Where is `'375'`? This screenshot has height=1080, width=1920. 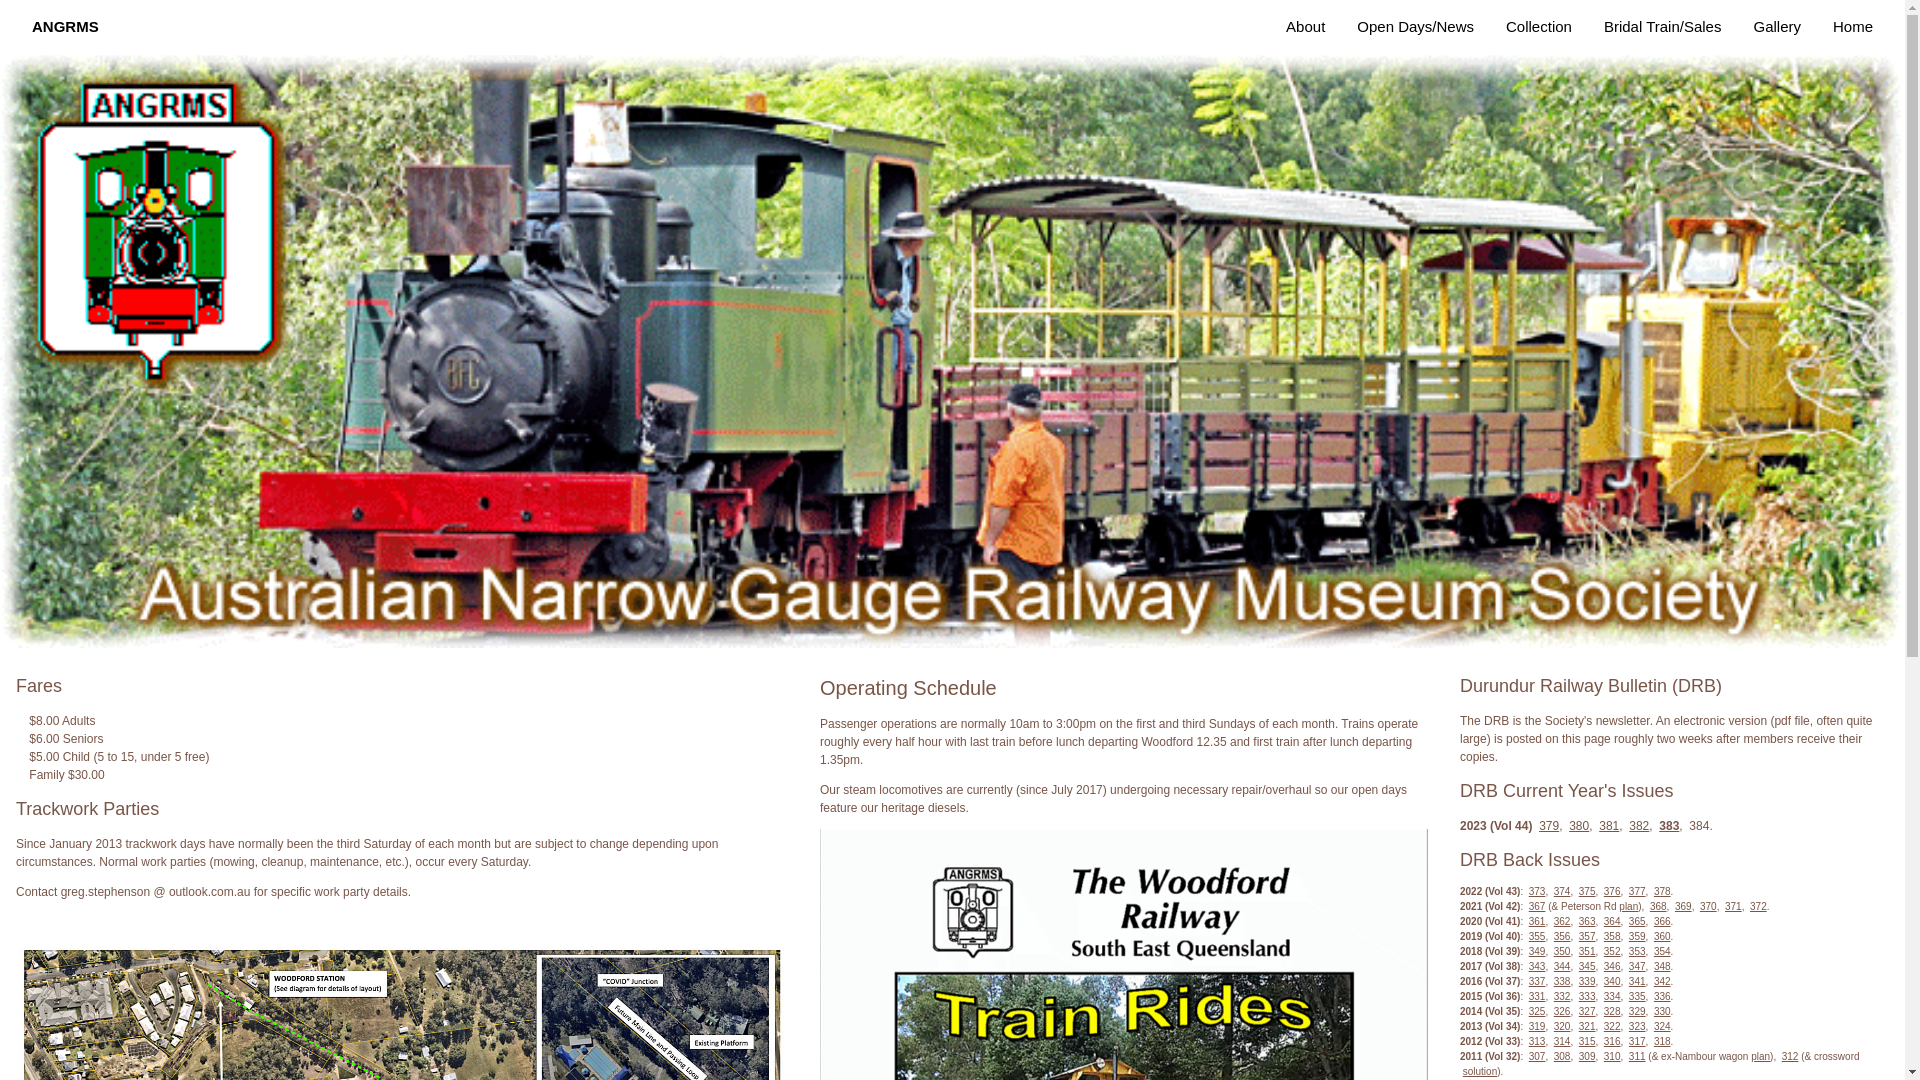
'375' is located at coordinates (1586, 890).